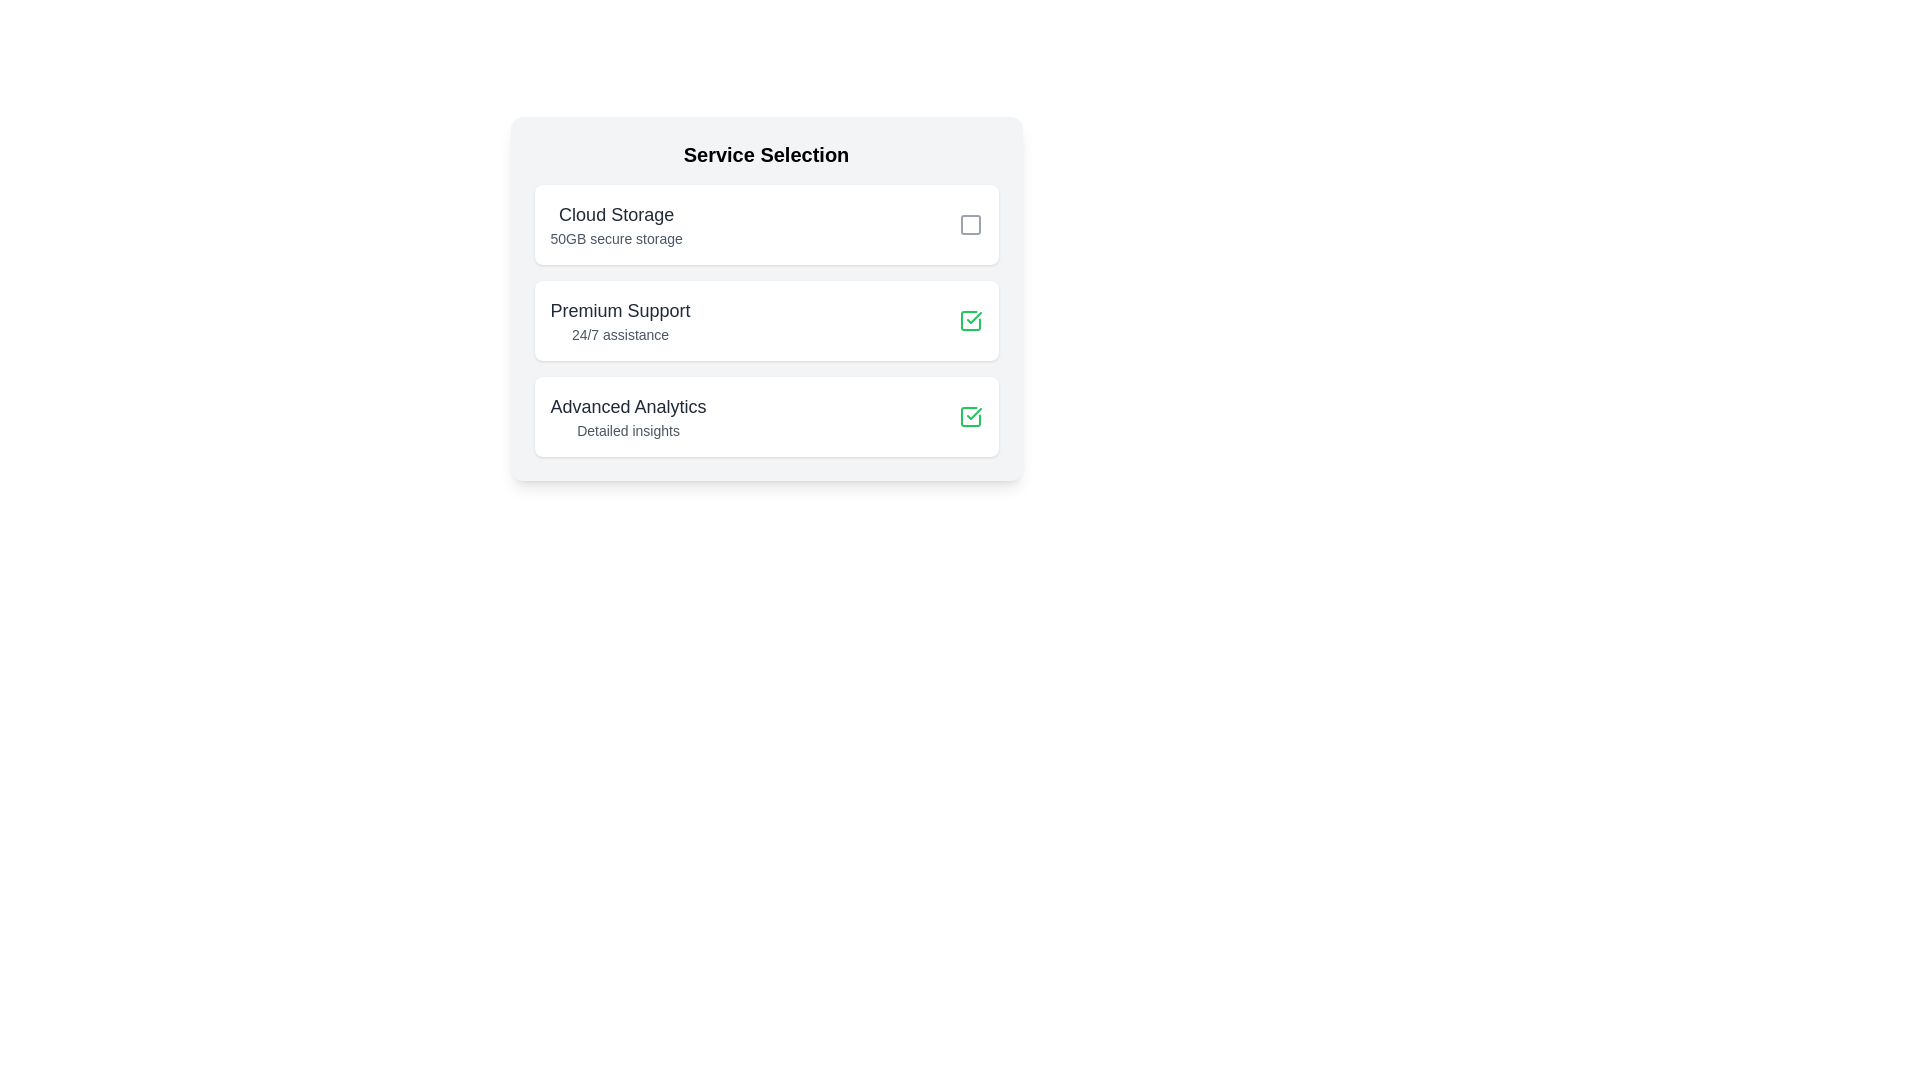  I want to click on the inner graphic of the checkbox located in the first row of the 'Cloud Storage' service description box via tab navigation, so click(970, 224).